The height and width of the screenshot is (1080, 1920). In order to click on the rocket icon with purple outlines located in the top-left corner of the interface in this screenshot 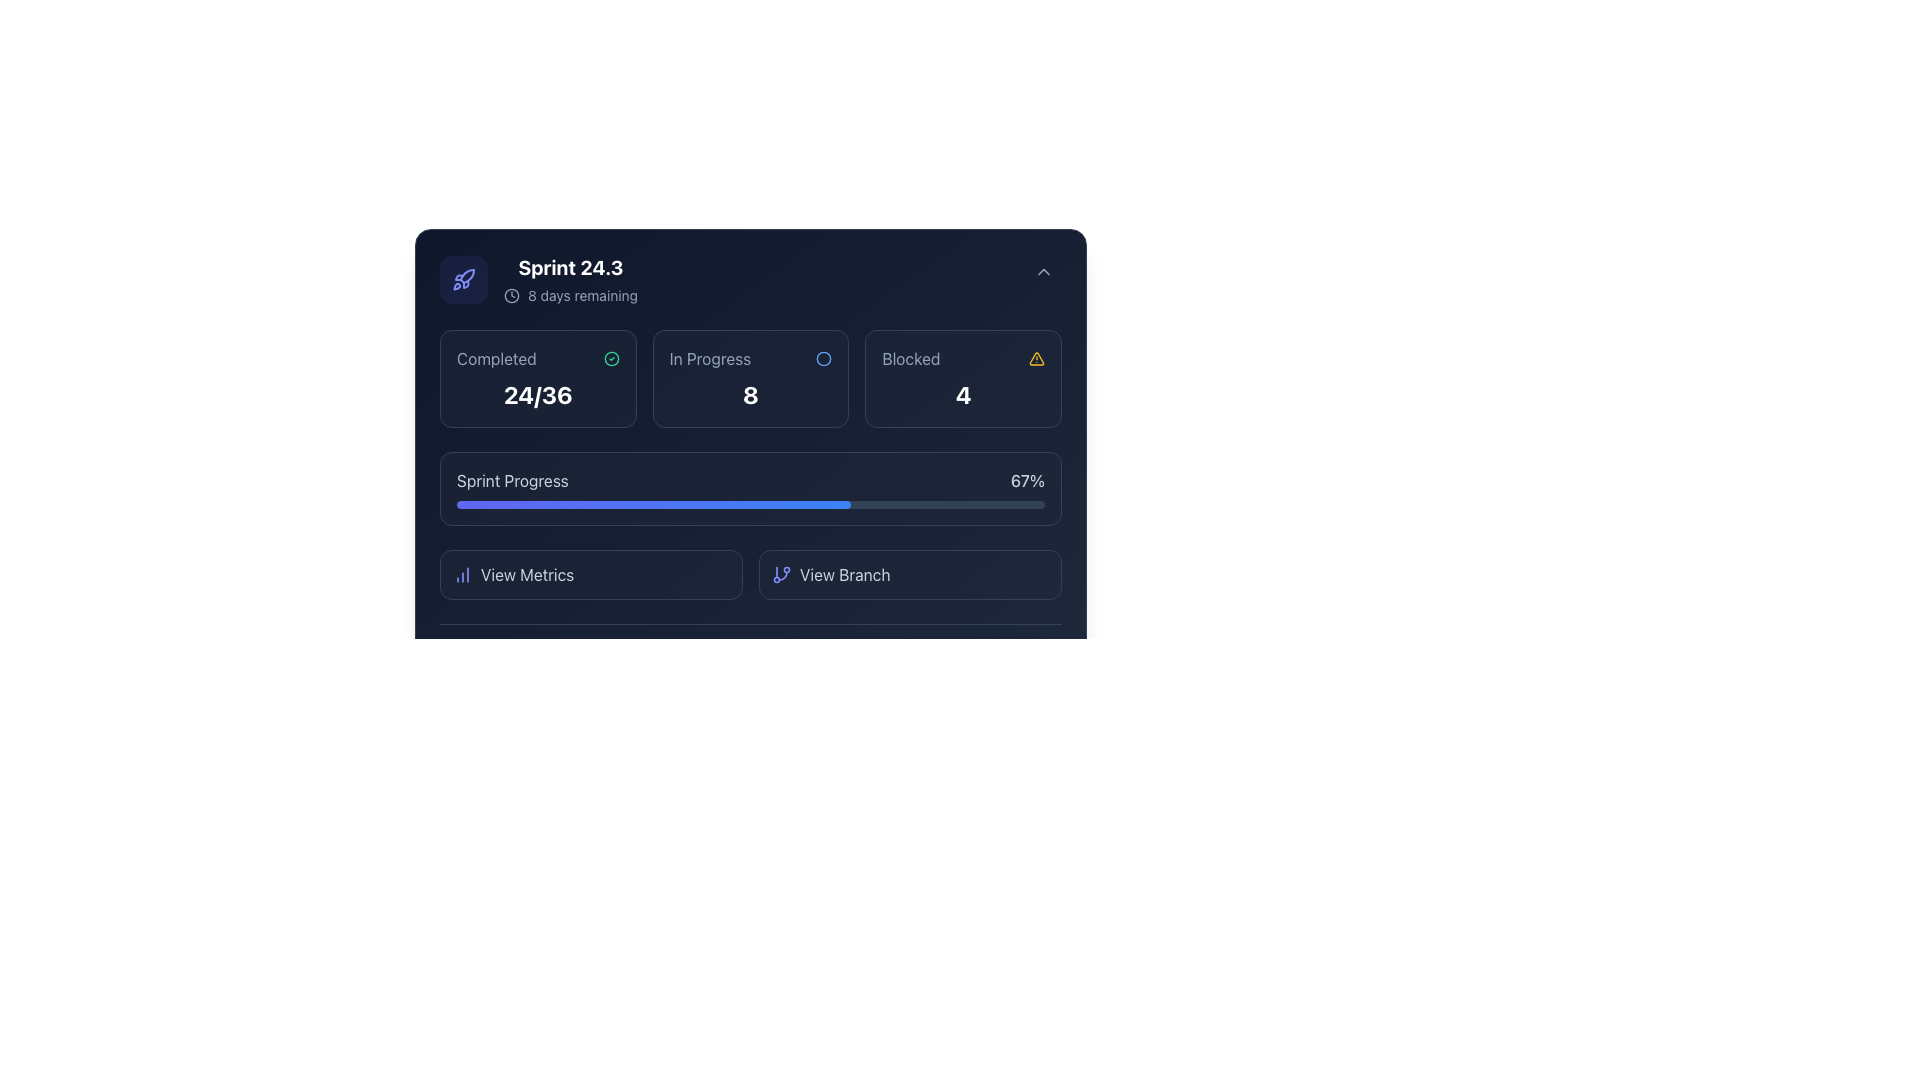, I will do `click(463, 280)`.